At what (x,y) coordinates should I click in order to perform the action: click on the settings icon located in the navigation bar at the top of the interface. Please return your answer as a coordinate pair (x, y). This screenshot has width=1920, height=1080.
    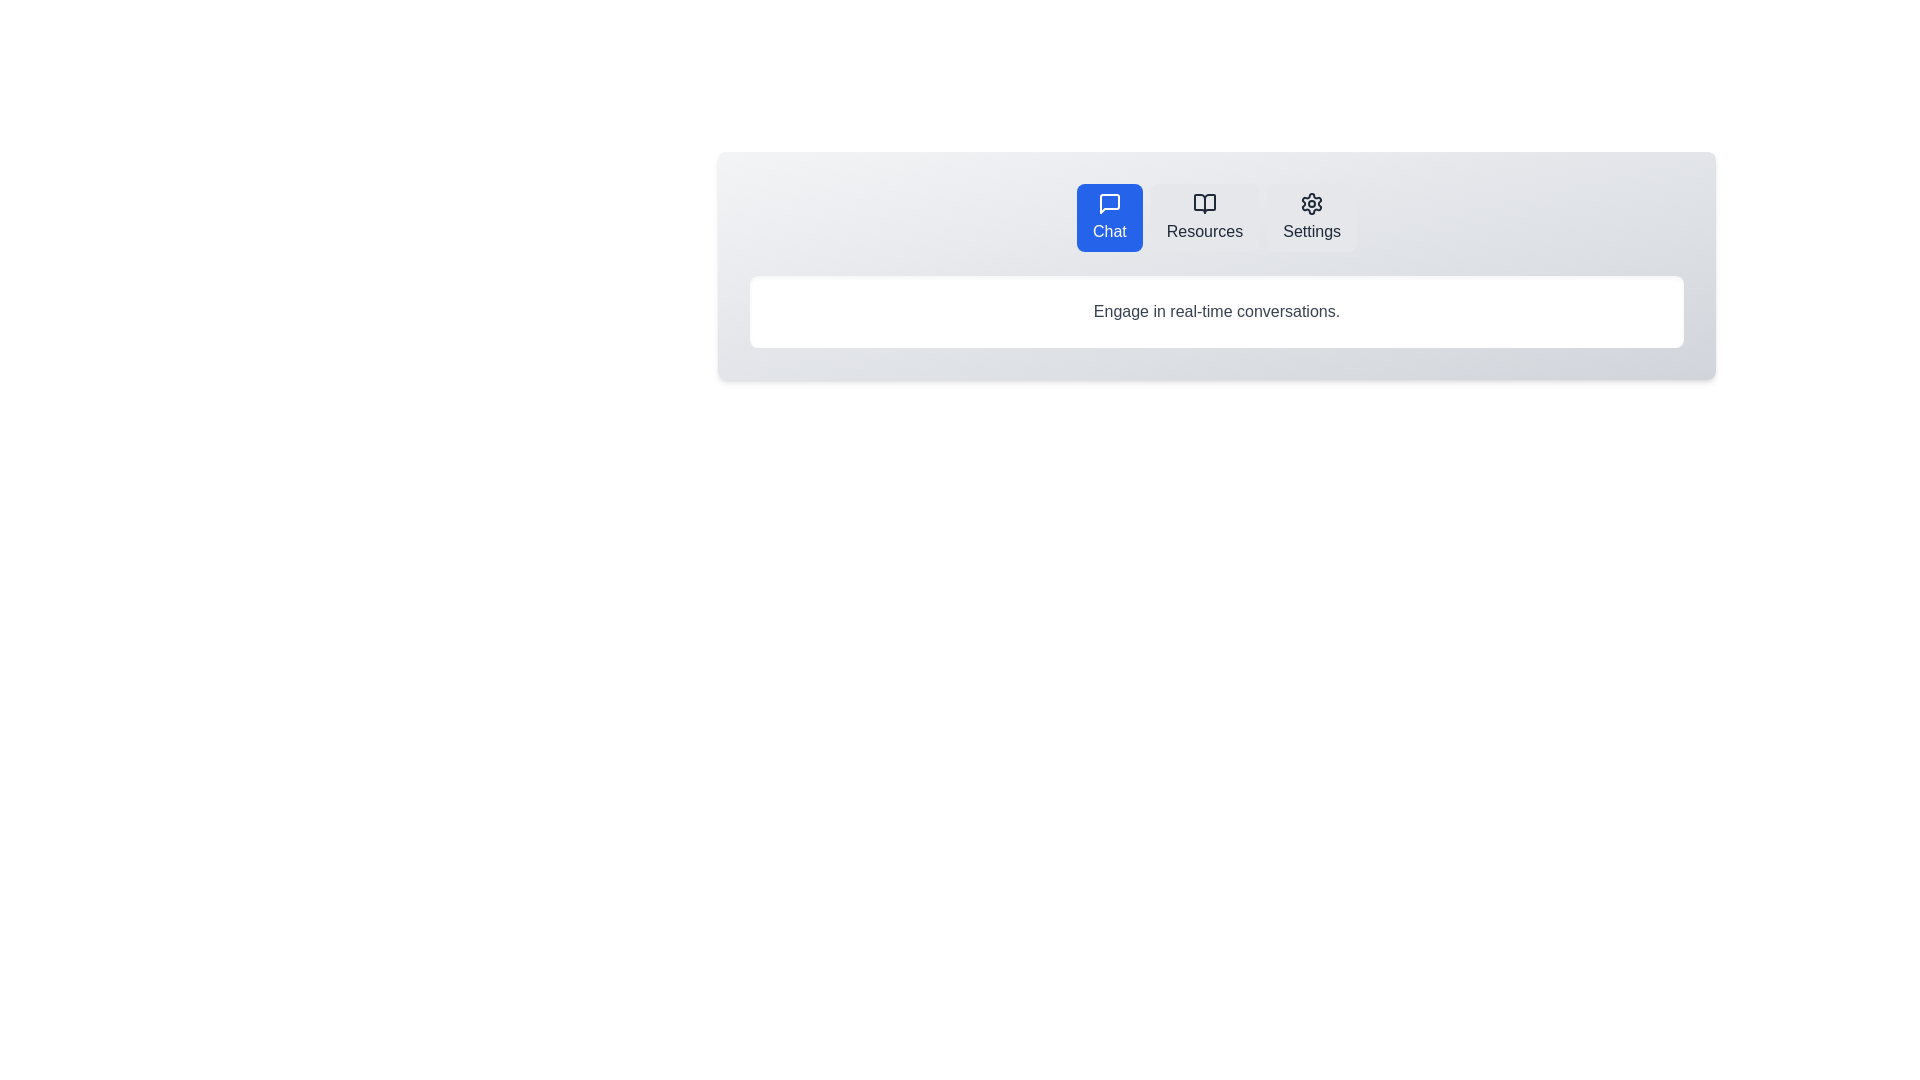
    Looking at the image, I should click on (1312, 204).